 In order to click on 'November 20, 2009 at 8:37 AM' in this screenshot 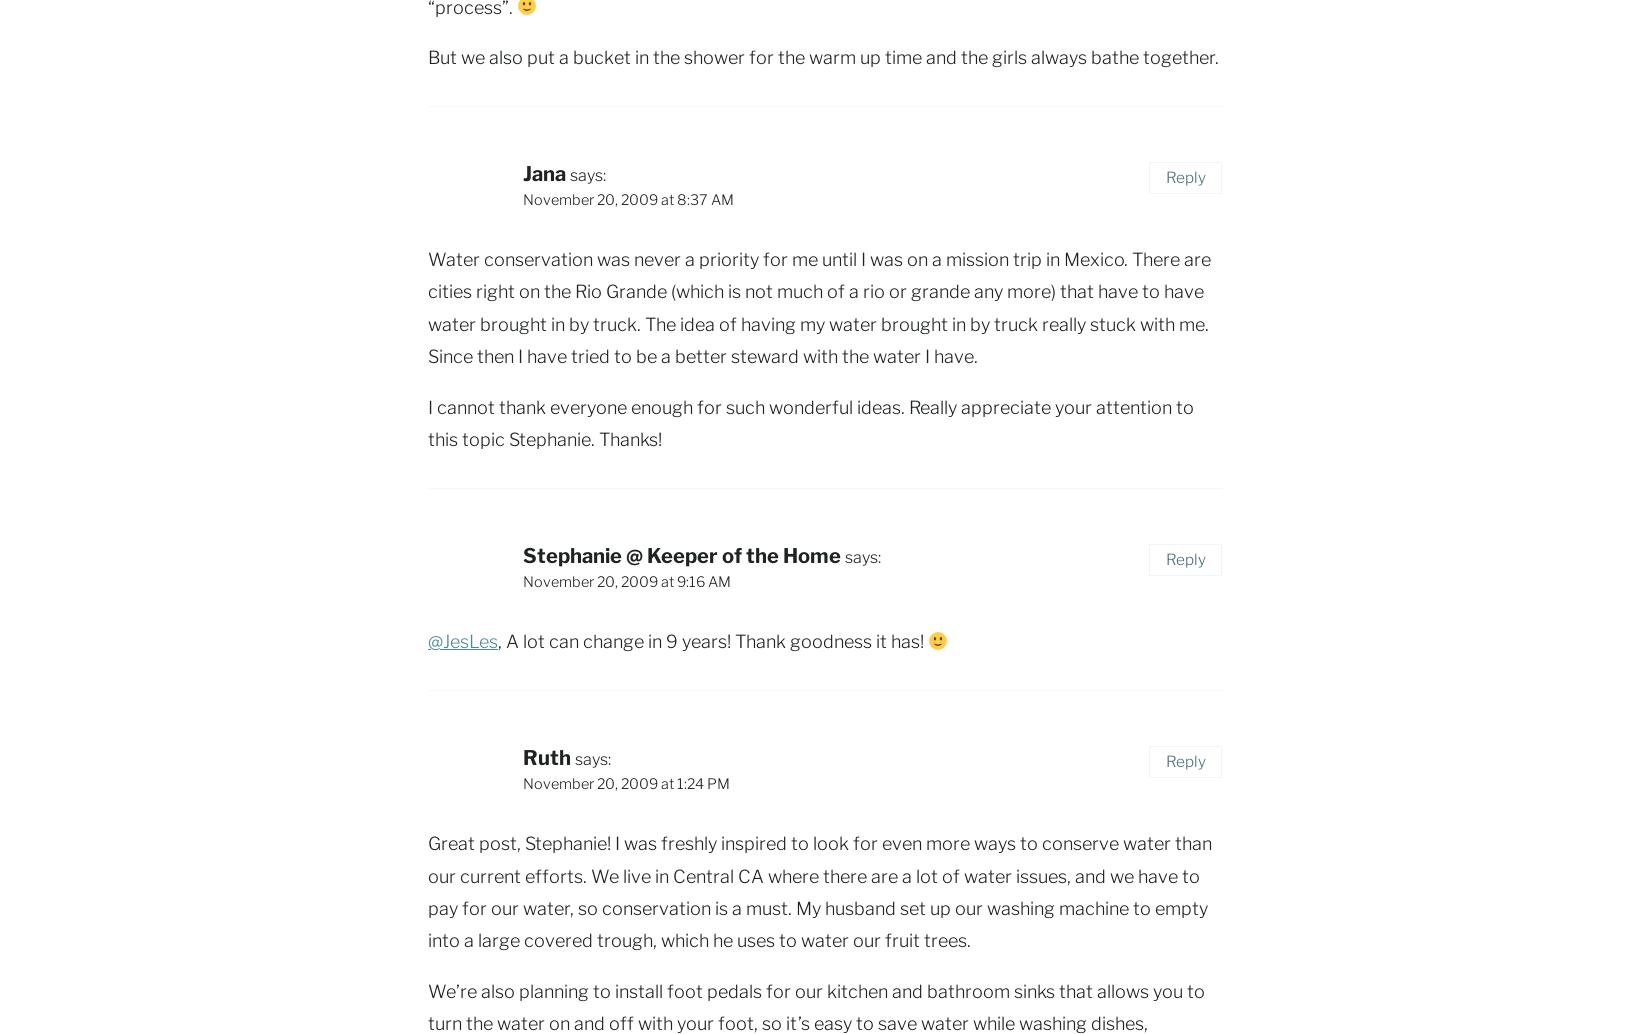, I will do `click(627, 199)`.